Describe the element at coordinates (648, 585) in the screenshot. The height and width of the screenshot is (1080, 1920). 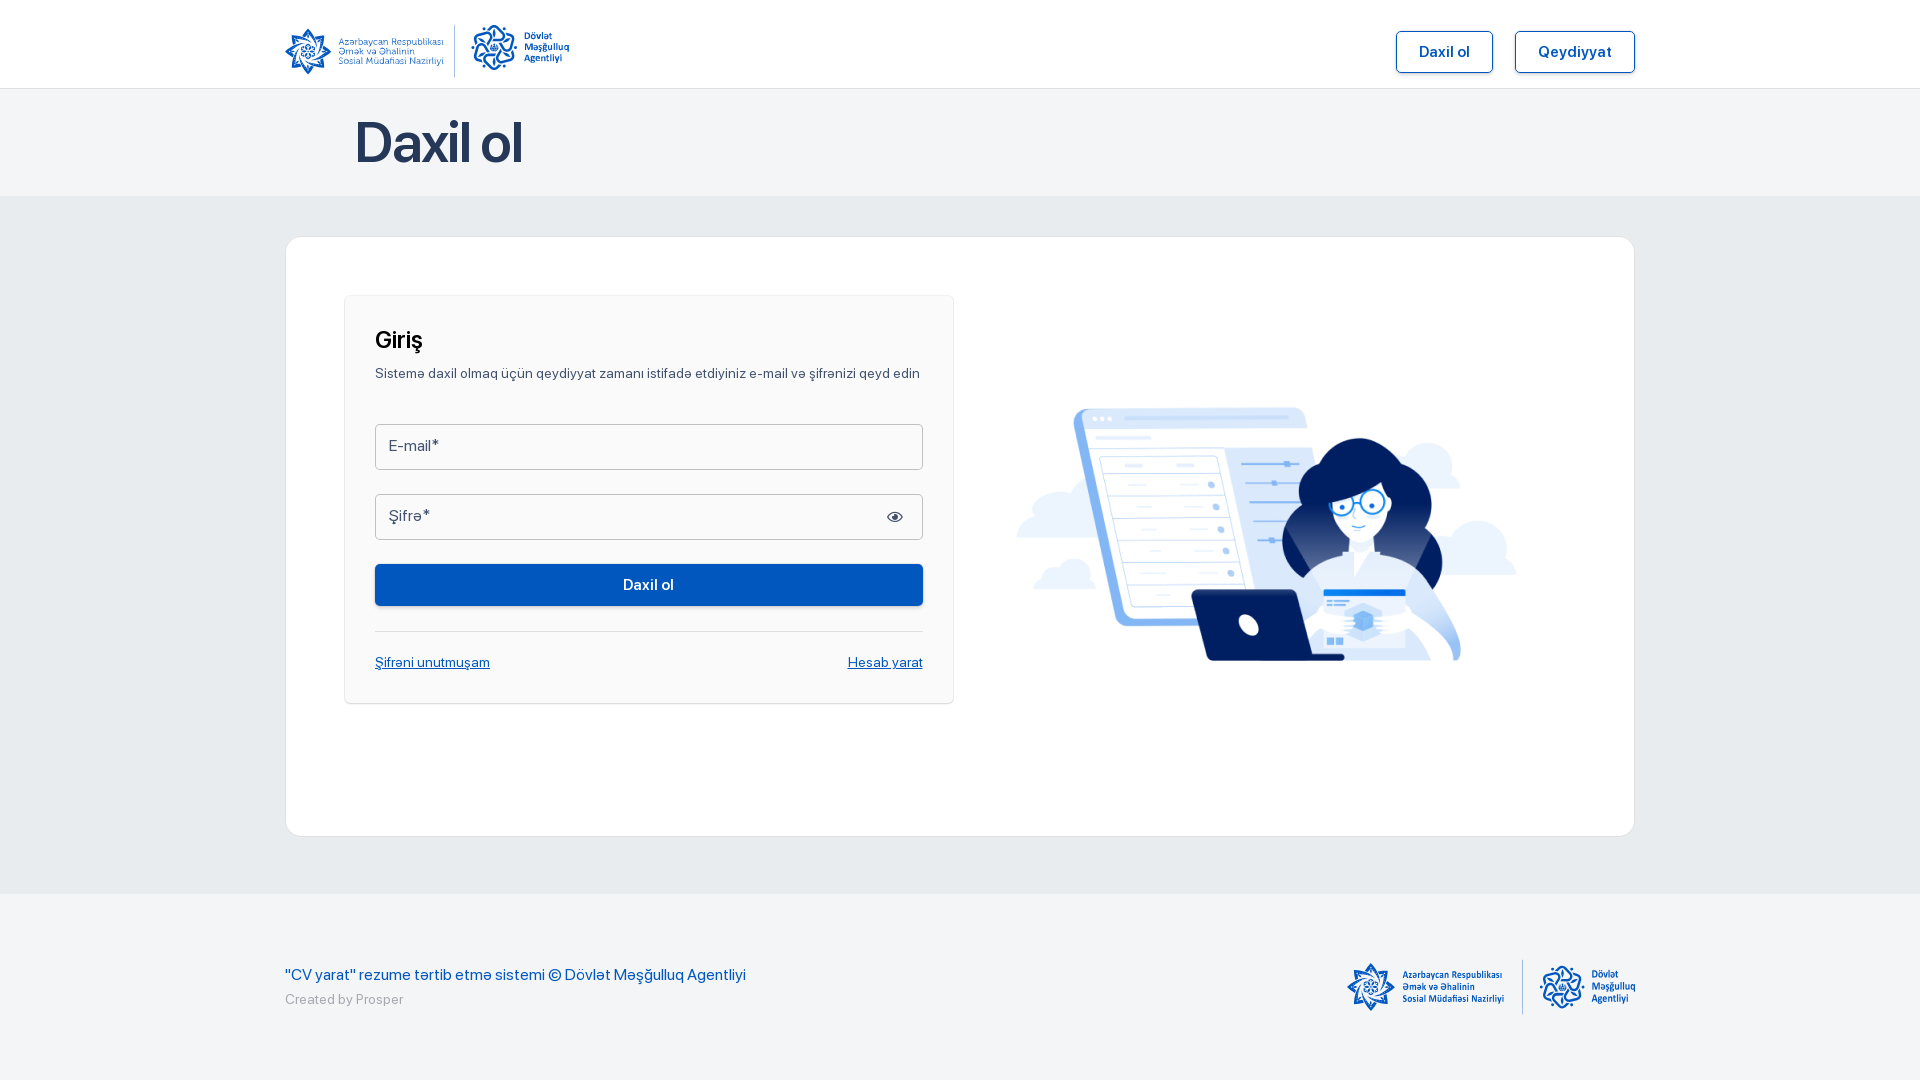
I see `'Daxil ol'` at that location.